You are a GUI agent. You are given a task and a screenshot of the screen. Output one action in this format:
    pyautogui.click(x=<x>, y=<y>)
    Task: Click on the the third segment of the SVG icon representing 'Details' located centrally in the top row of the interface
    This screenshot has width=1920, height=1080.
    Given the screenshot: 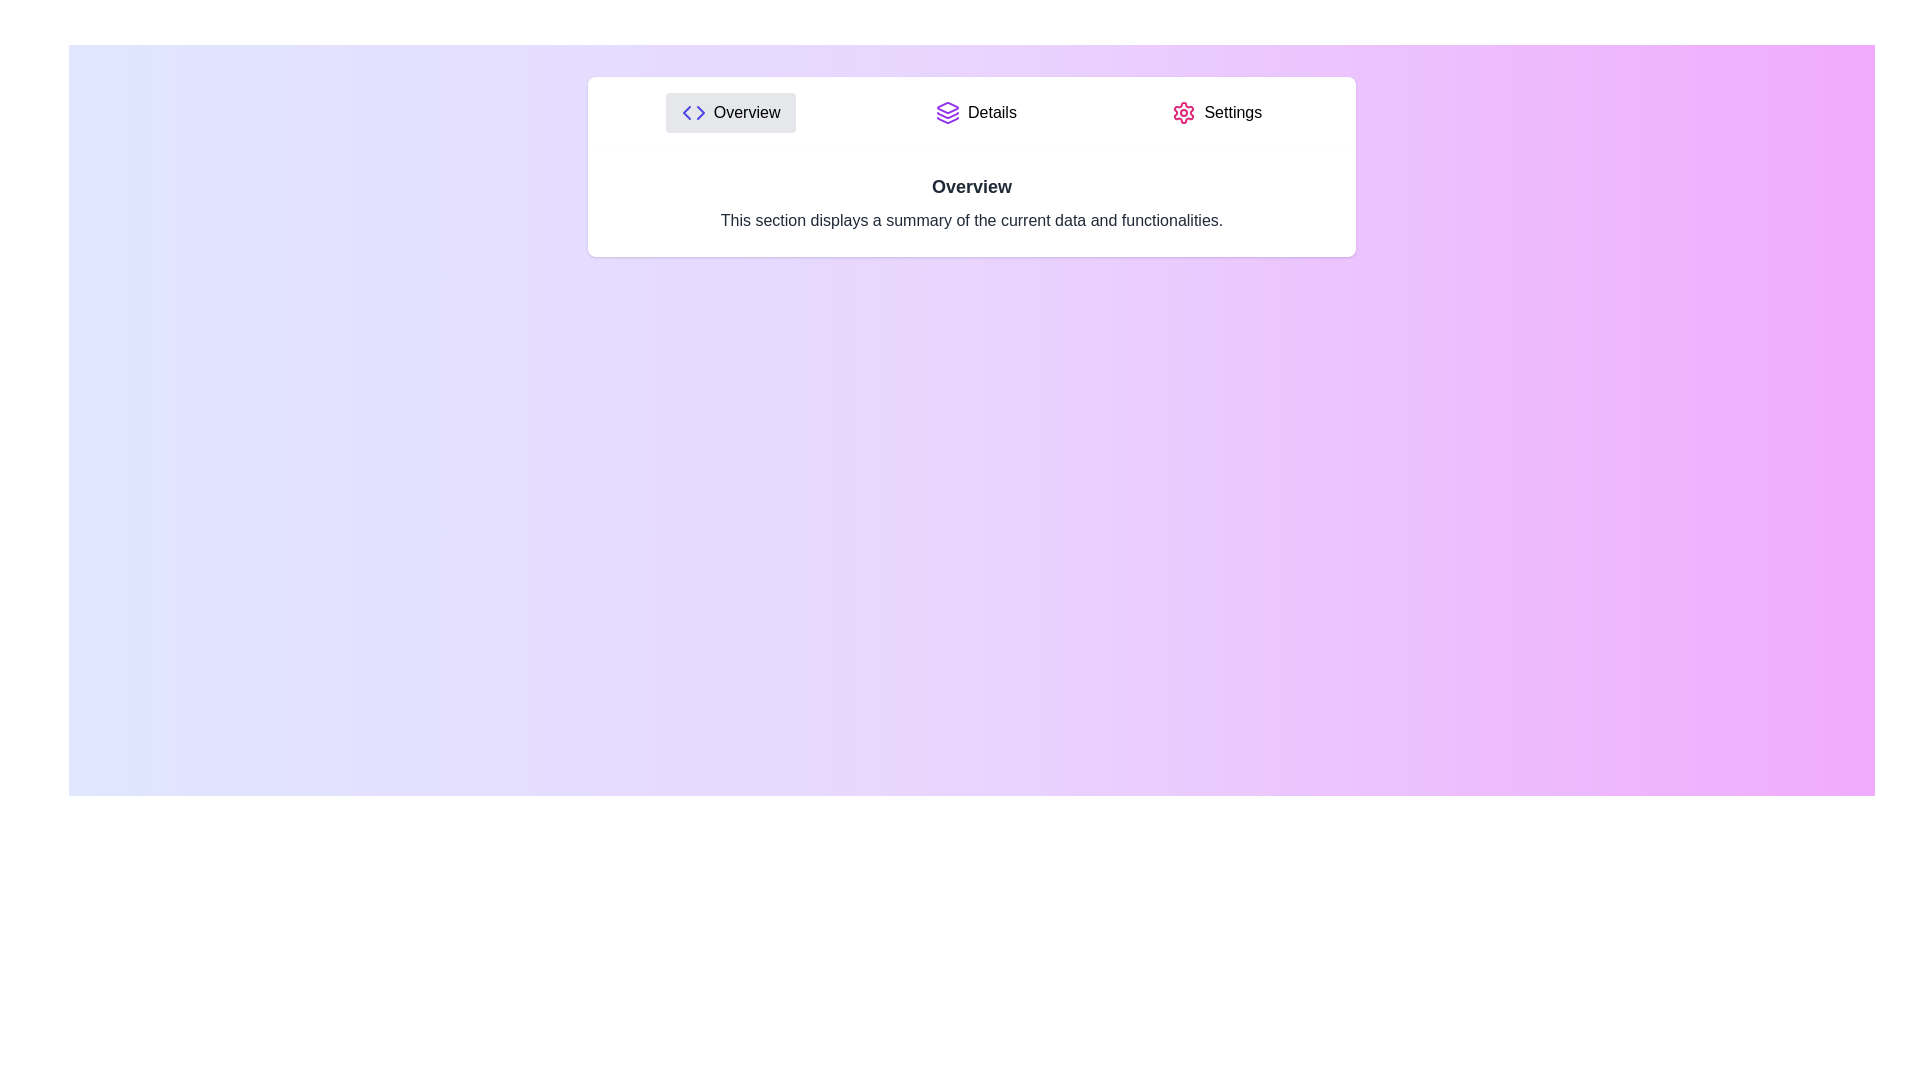 What is the action you would take?
    pyautogui.click(x=946, y=120)
    